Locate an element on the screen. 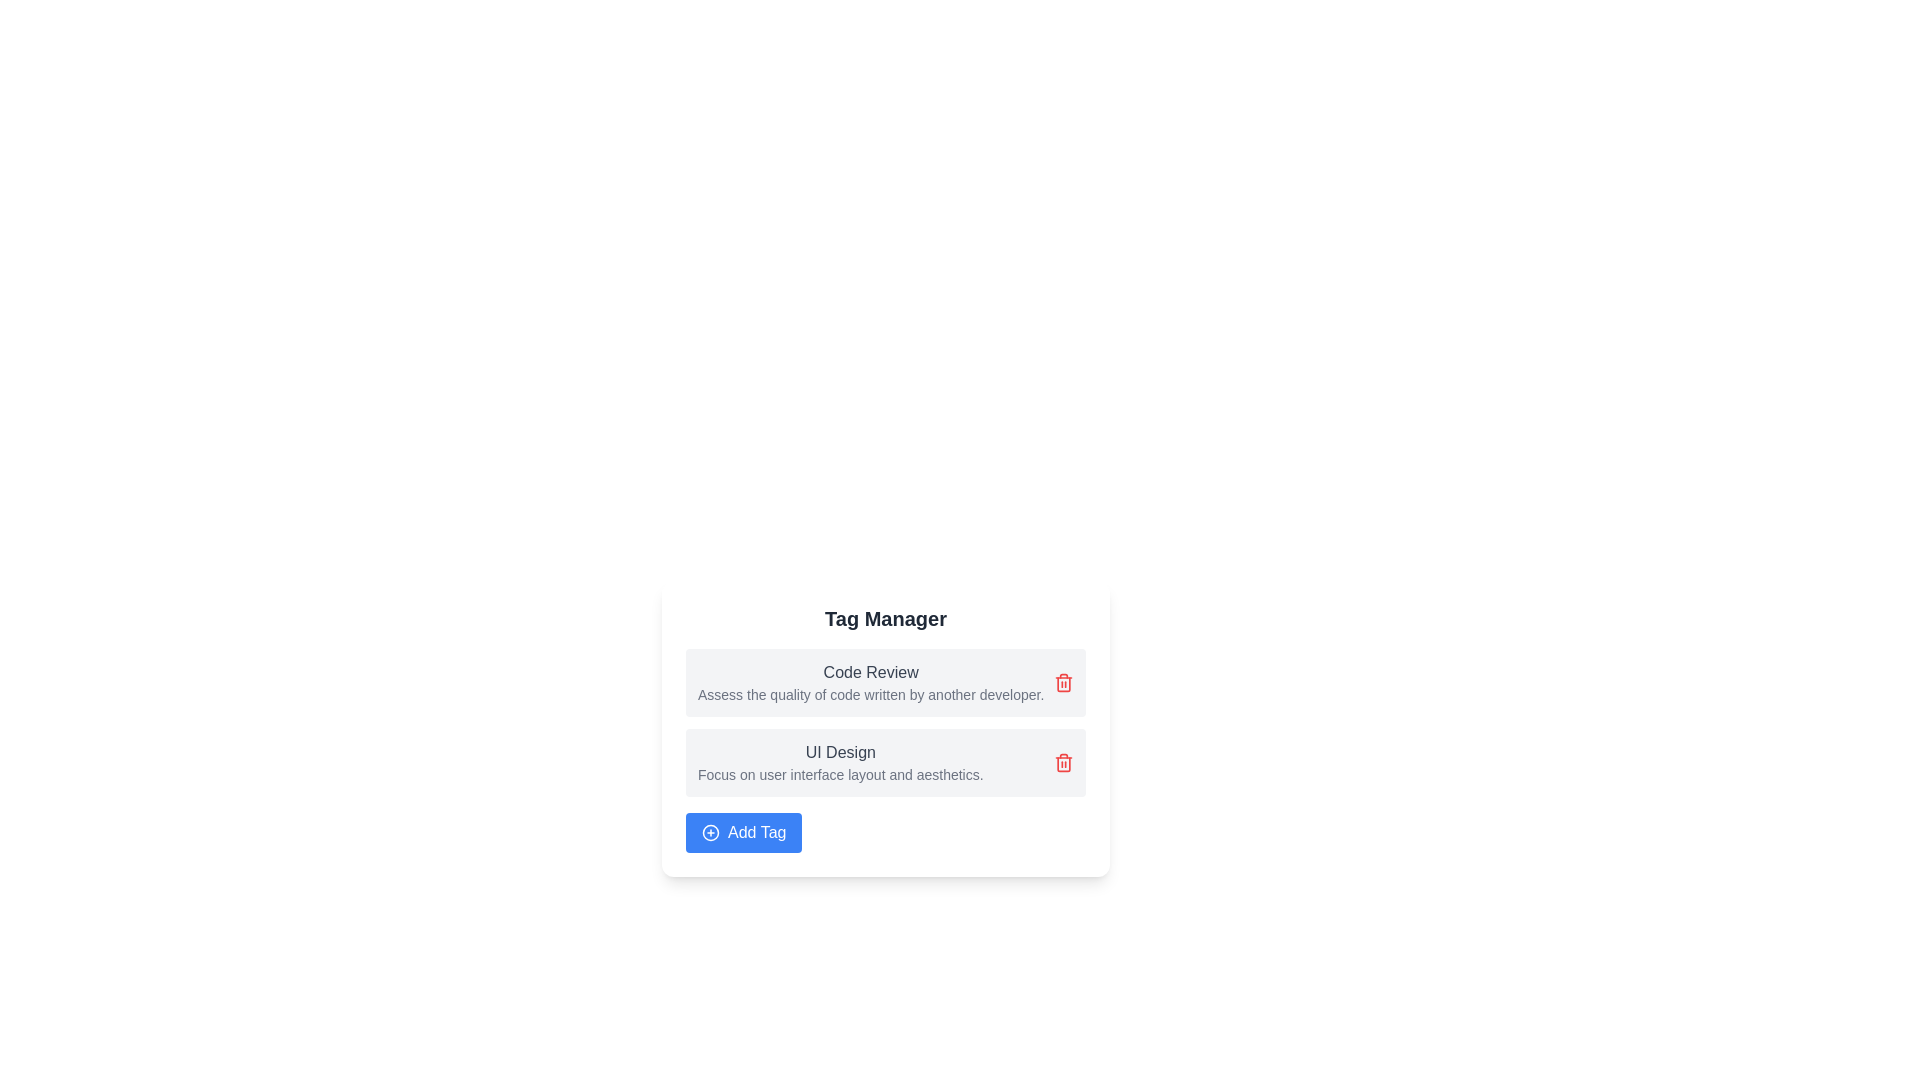 Image resolution: width=1920 pixels, height=1080 pixels. the tag manager entry representing a UI Design task, which features a trash bin icon for removal is located at coordinates (885, 763).